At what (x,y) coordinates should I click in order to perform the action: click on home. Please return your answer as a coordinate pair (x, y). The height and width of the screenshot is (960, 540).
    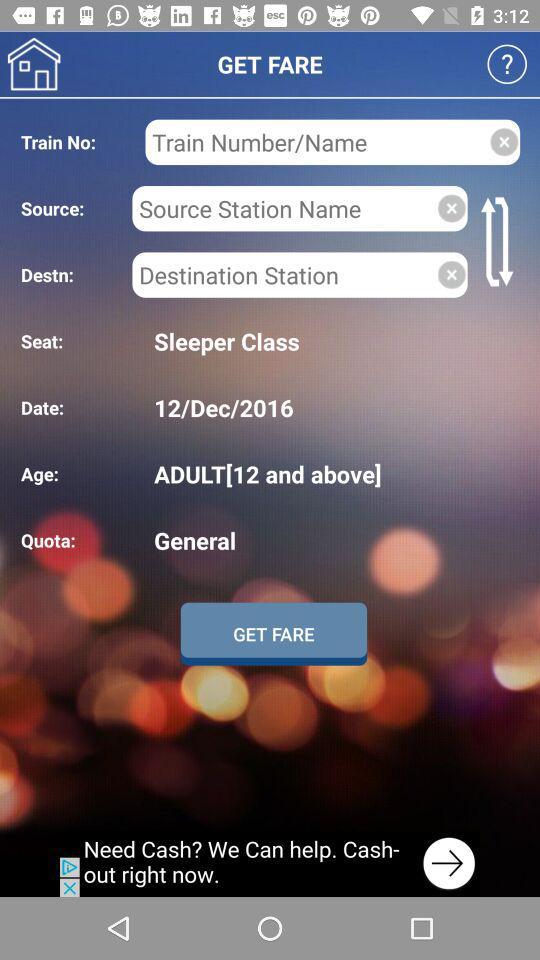
    Looking at the image, I should click on (33, 64).